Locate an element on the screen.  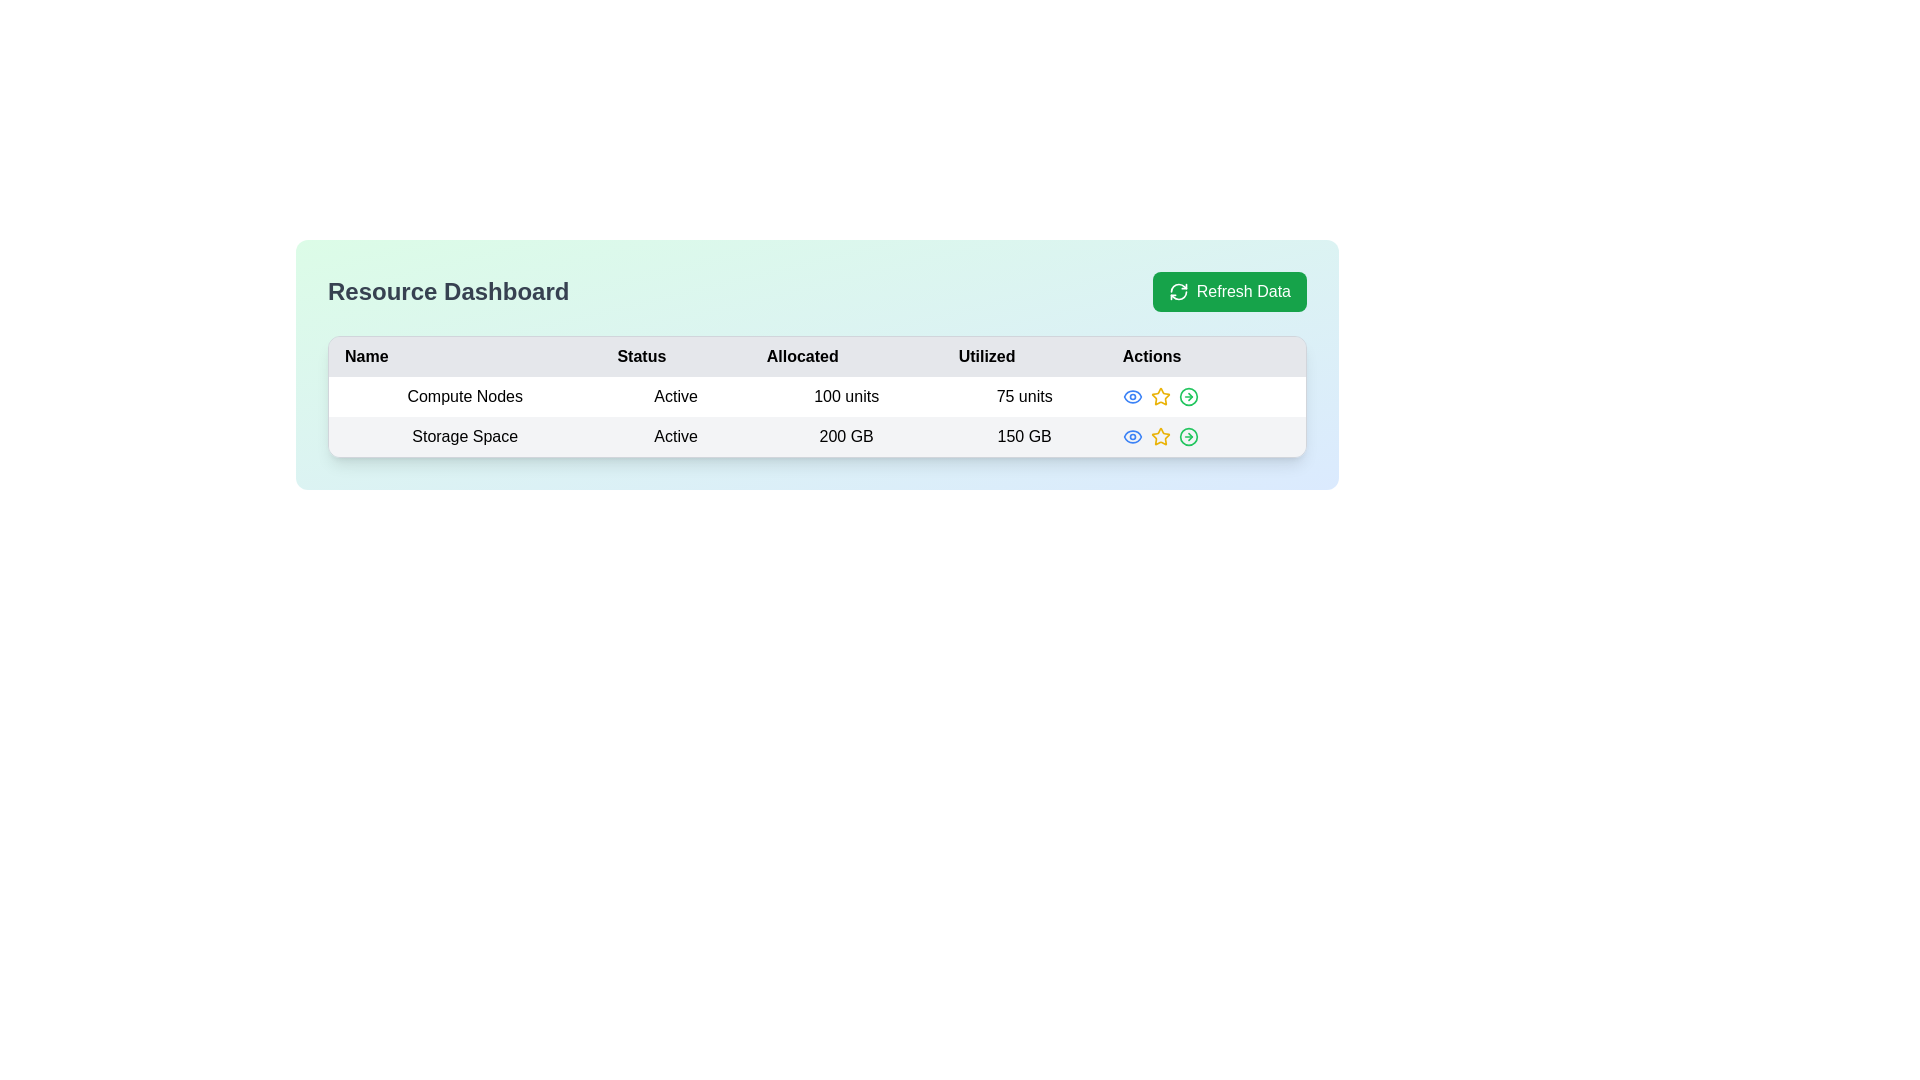
the central circular part of the SVG Circle element representing a right arrow in the 'Actions' column of the first row of the table is located at coordinates (1188, 397).